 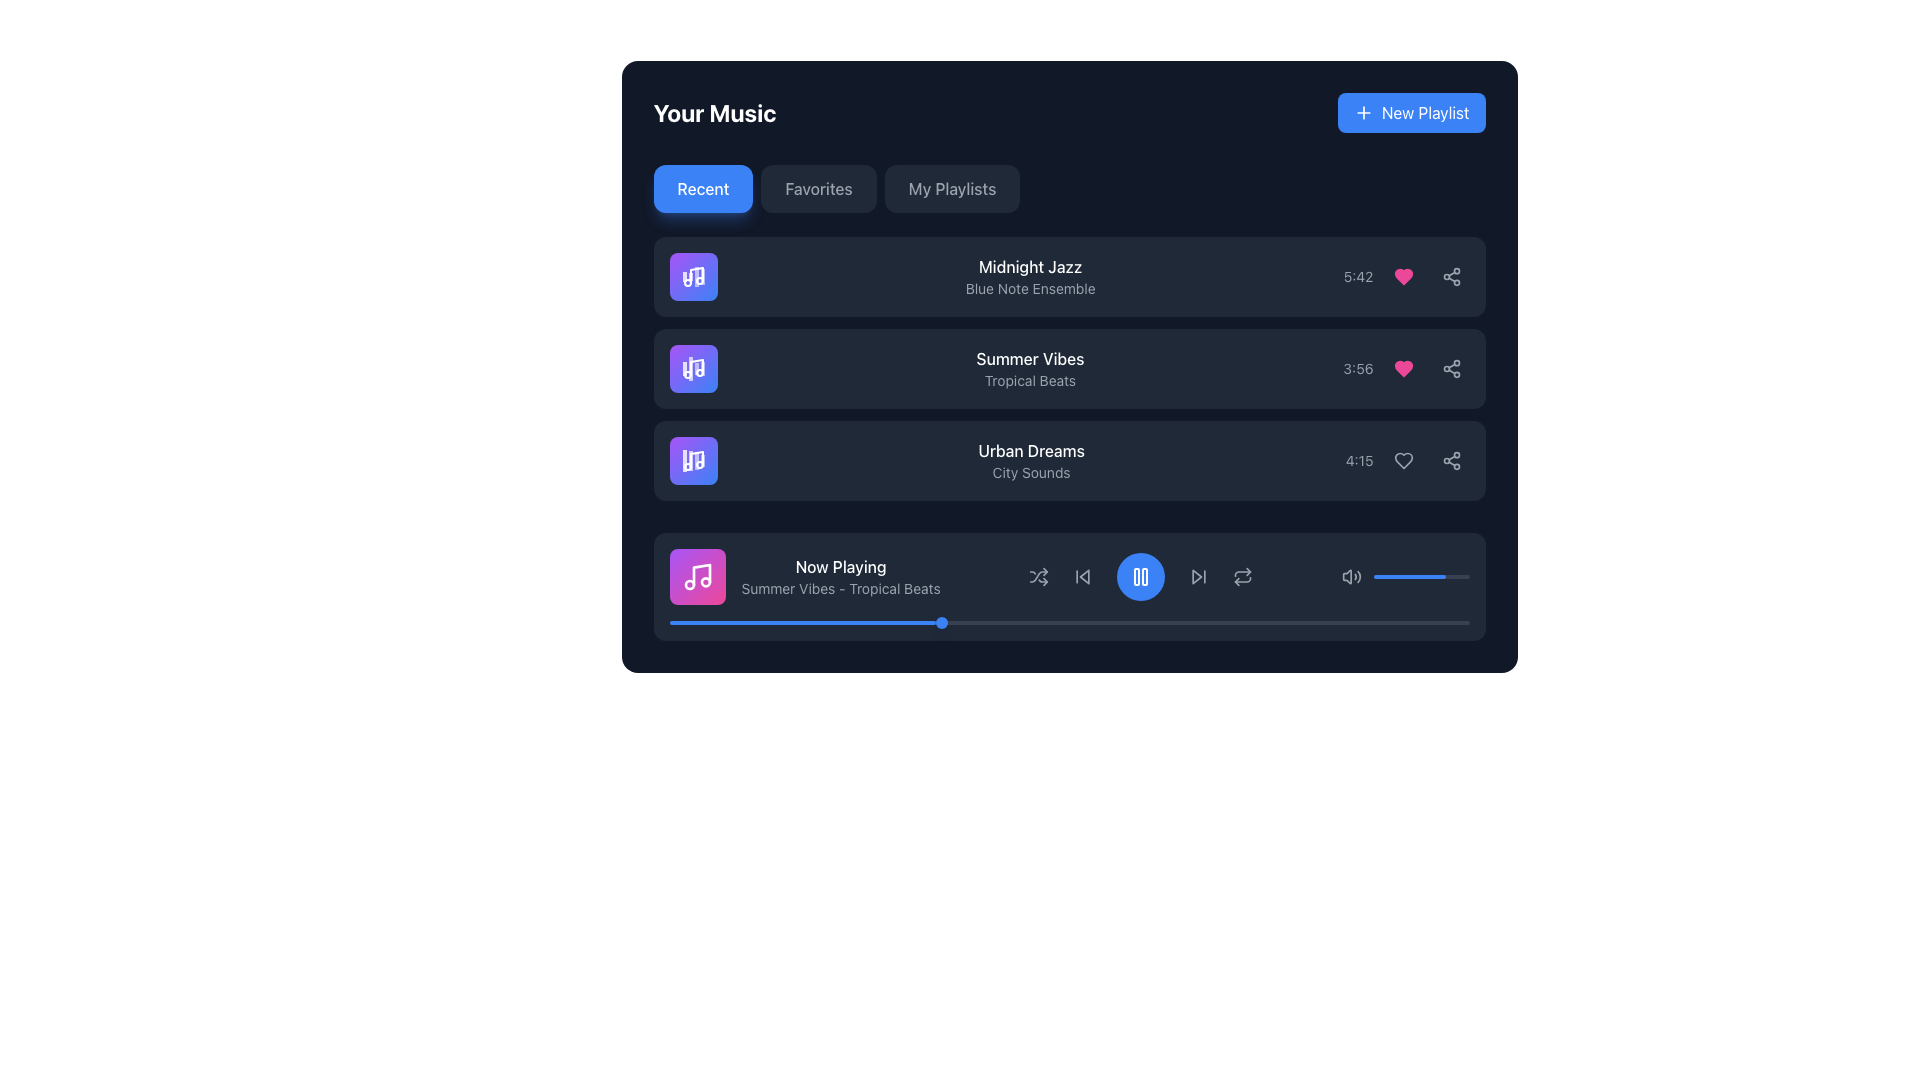 What do you see at coordinates (1030, 381) in the screenshot?
I see `the supplementary information text label located directly below the 'Summer Vibes' title` at bounding box center [1030, 381].